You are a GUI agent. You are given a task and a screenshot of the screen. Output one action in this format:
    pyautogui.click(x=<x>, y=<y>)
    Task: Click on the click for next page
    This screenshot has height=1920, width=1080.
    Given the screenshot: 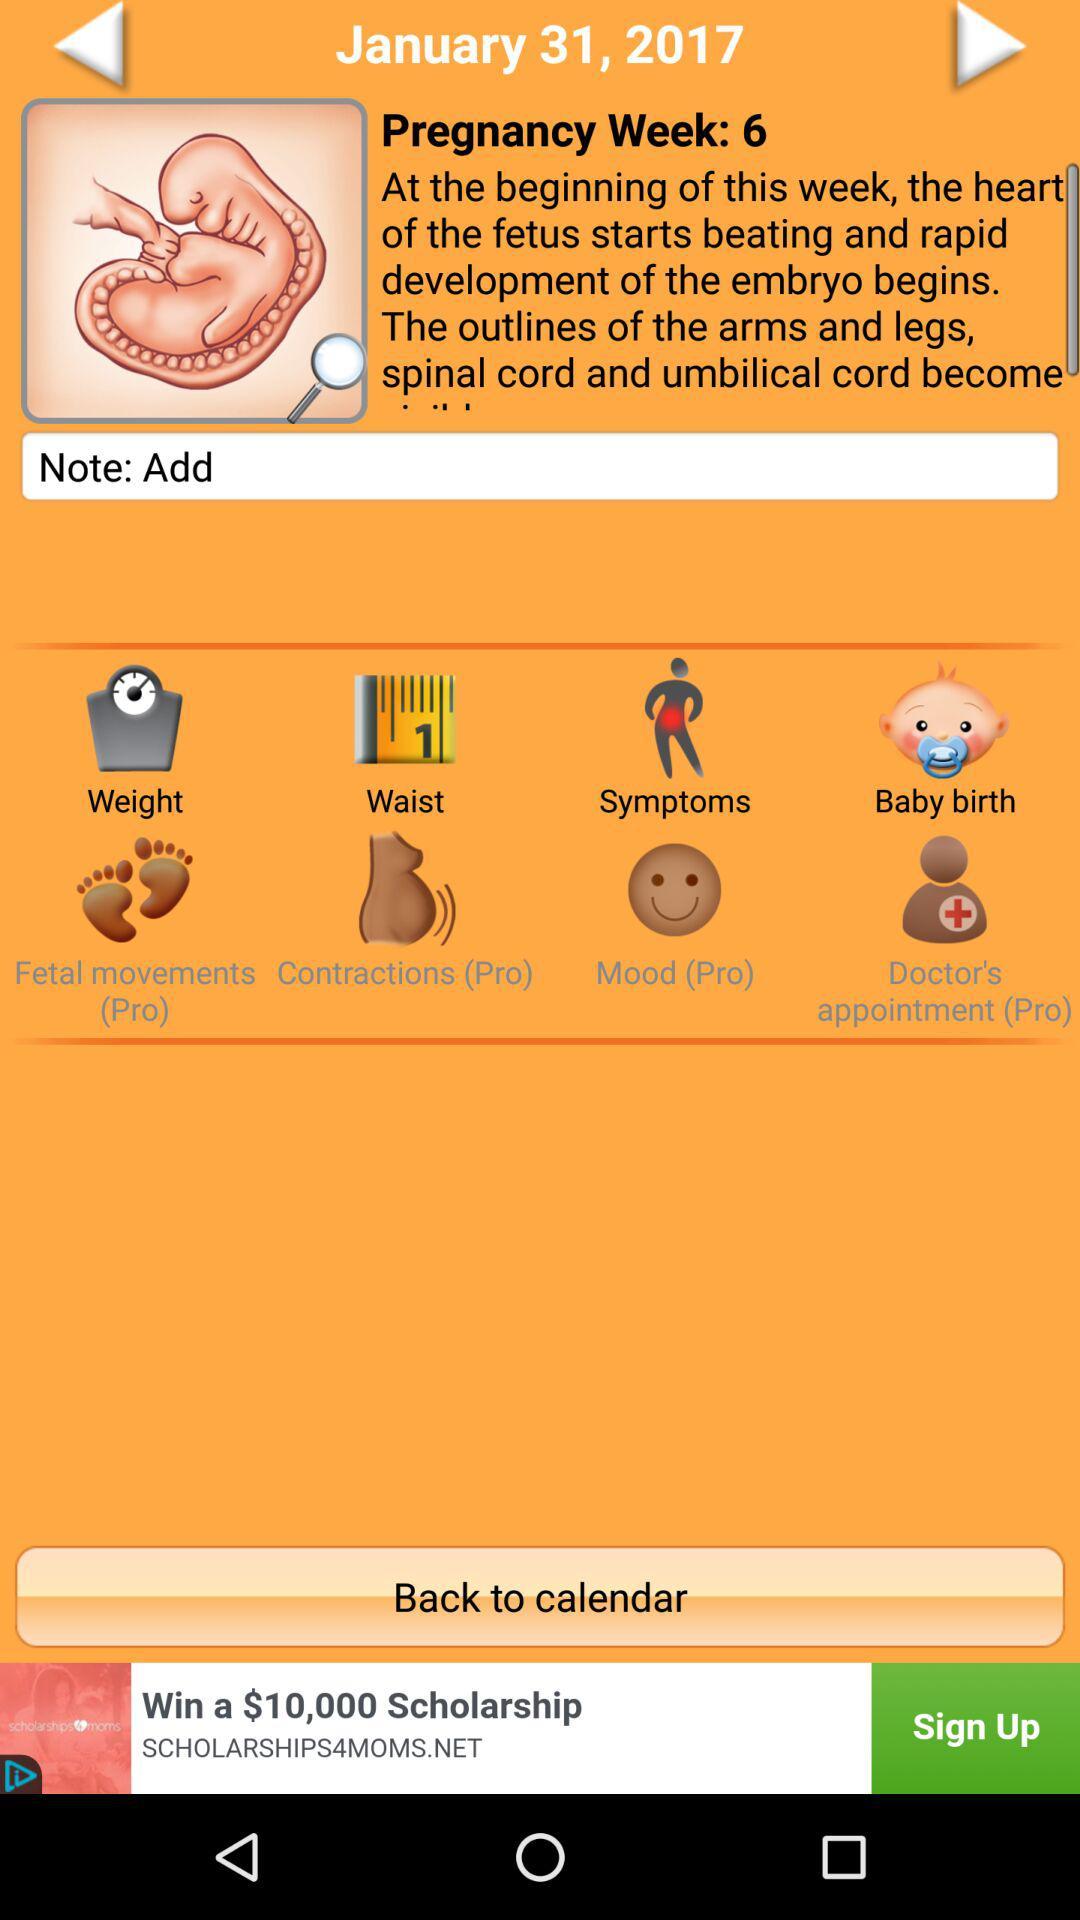 What is the action you would take?
    pyautogui.click(x=912, y=49)
    